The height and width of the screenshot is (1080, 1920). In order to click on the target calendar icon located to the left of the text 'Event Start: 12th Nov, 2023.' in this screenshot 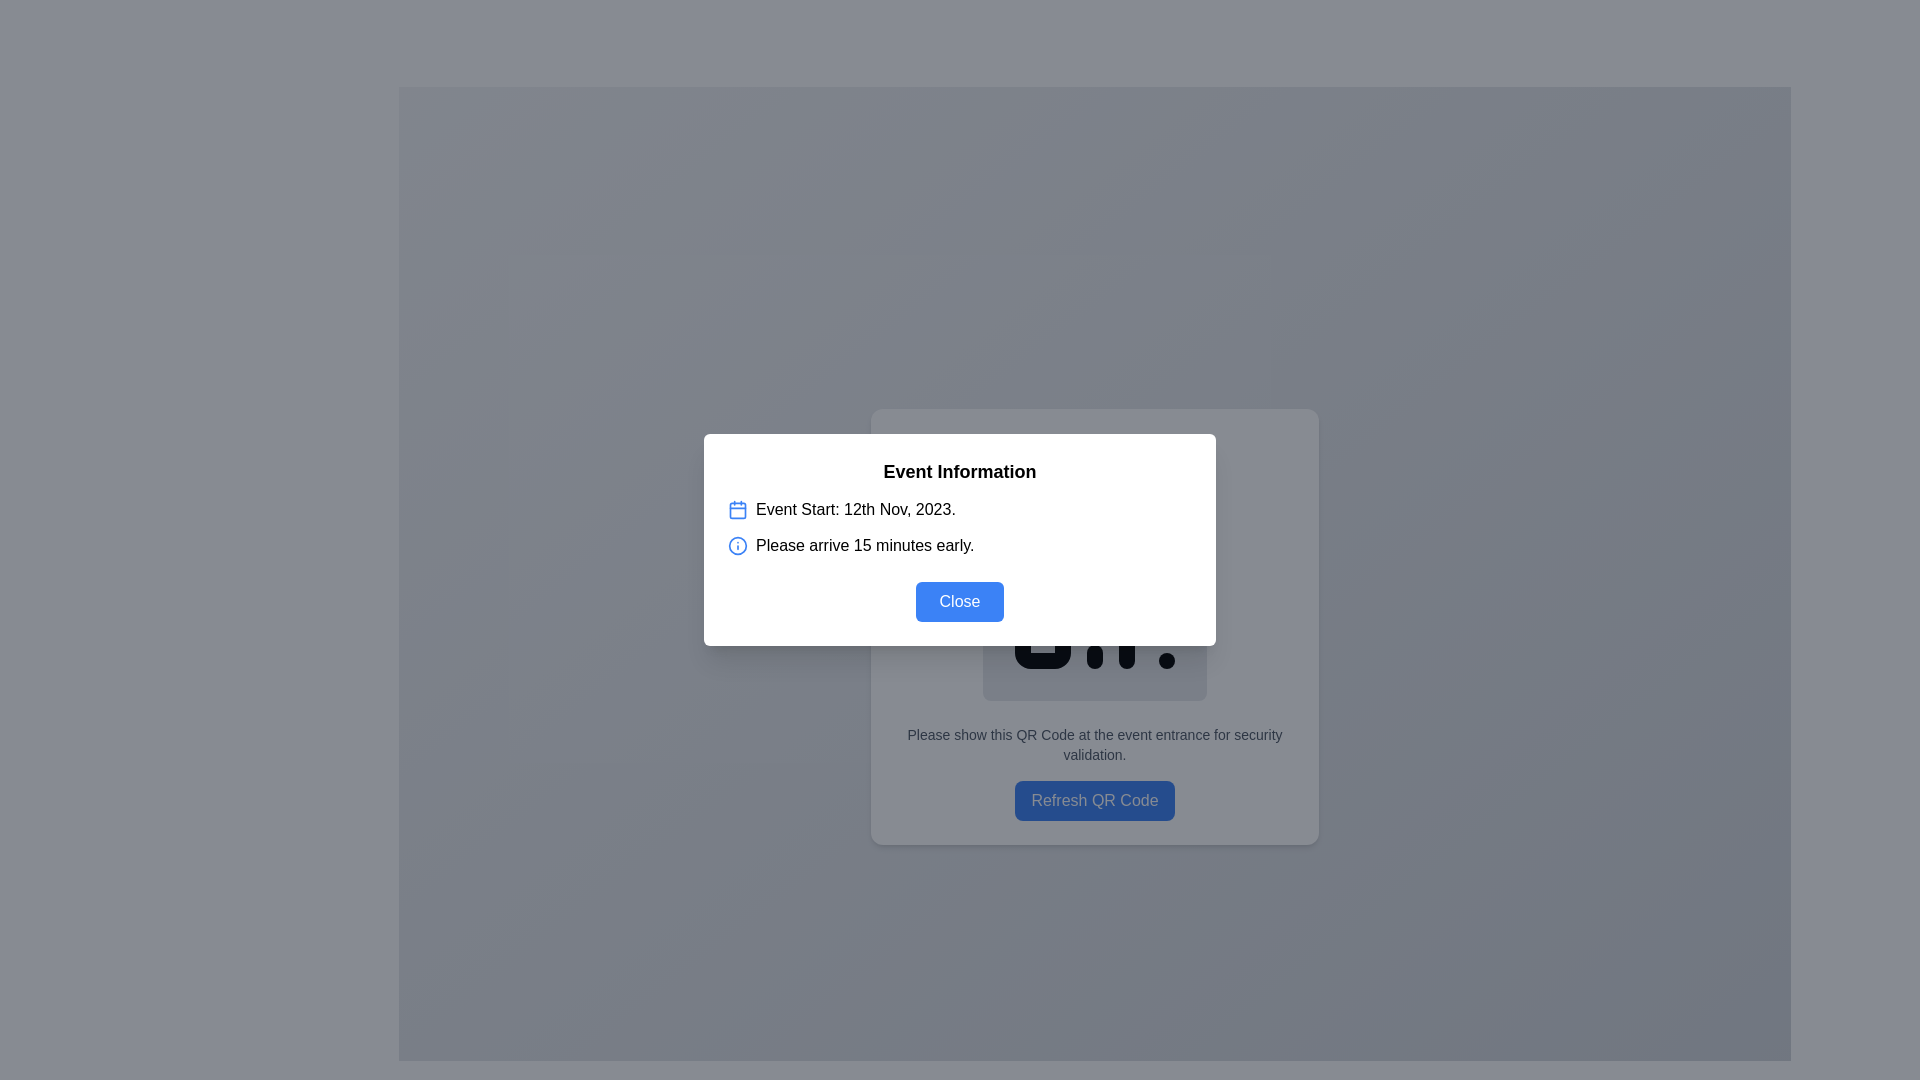, I will do `click(737, 508)`.